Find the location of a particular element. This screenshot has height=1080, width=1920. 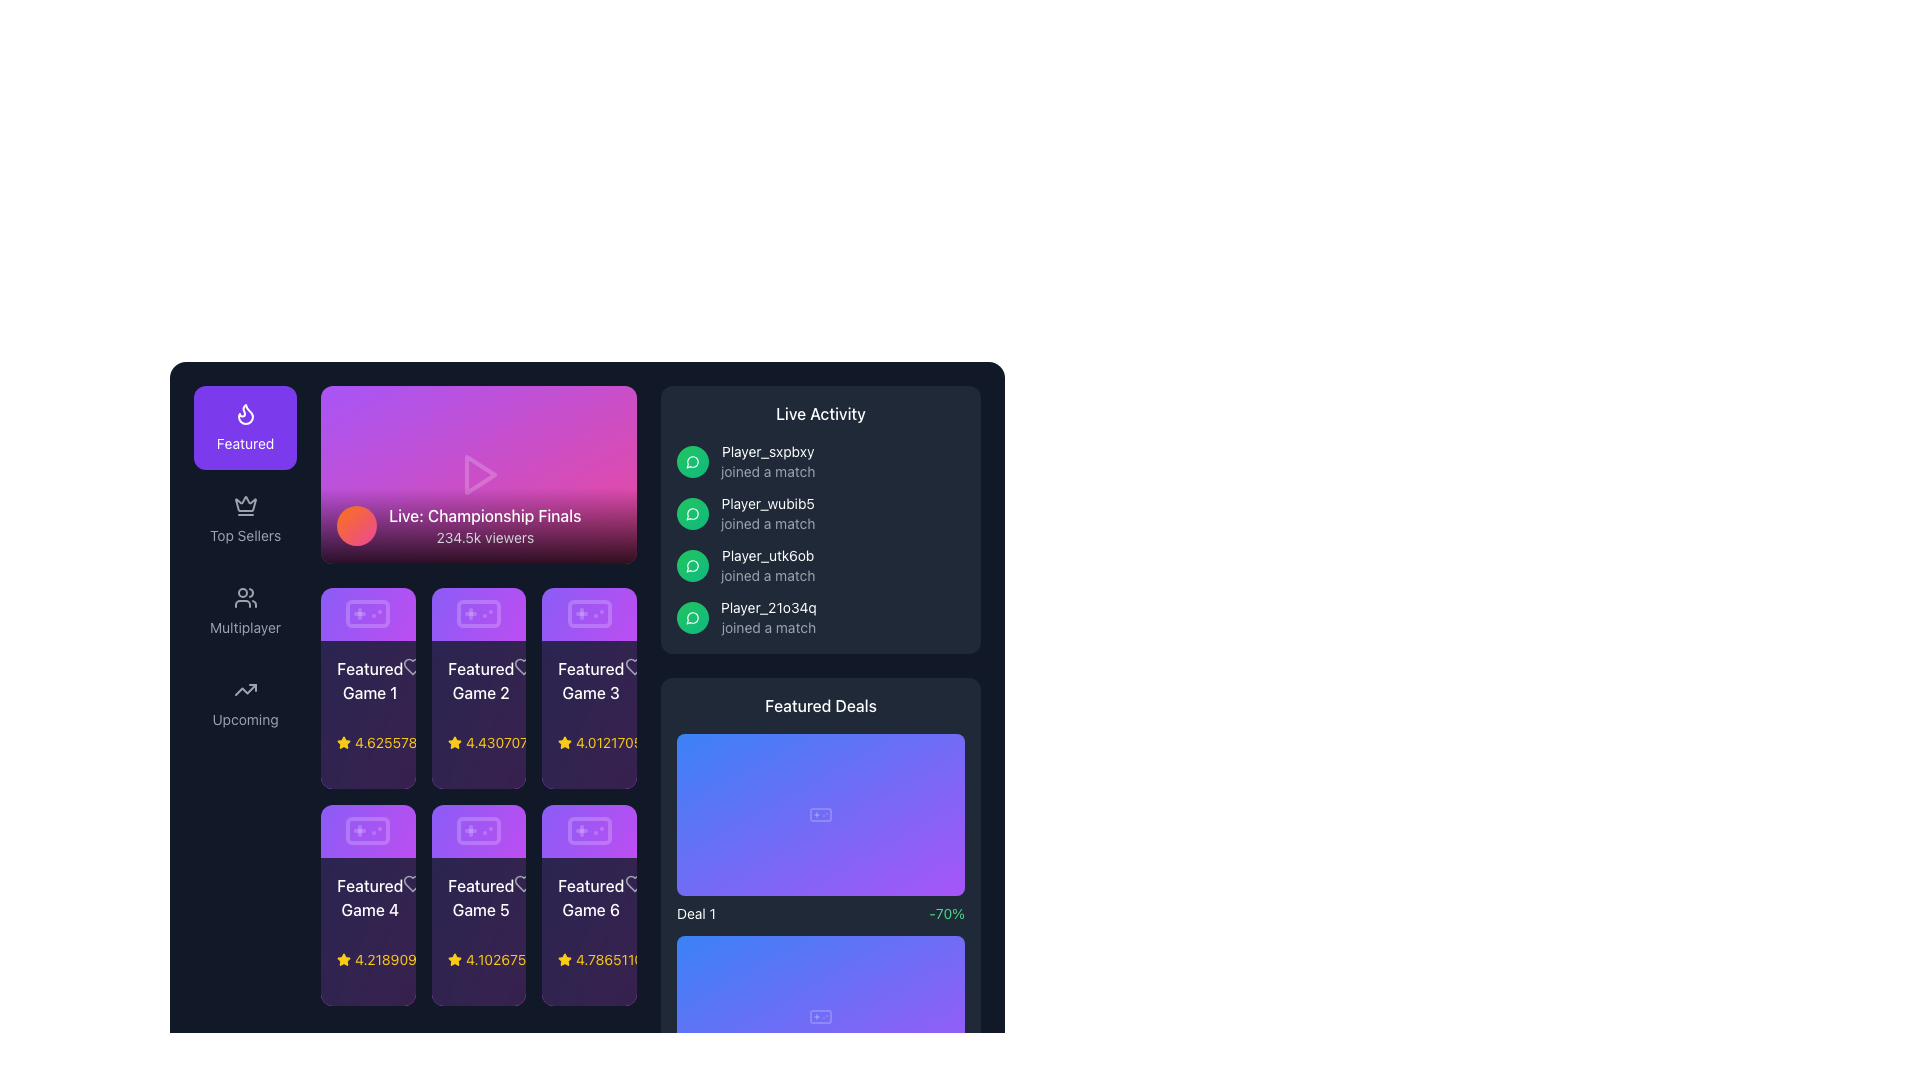

details displayed in the Label at the bottom of the gradient background area, which shows 'Live: Championship Finals' and '234.5k viewers' is located at coordinates (478, 524).